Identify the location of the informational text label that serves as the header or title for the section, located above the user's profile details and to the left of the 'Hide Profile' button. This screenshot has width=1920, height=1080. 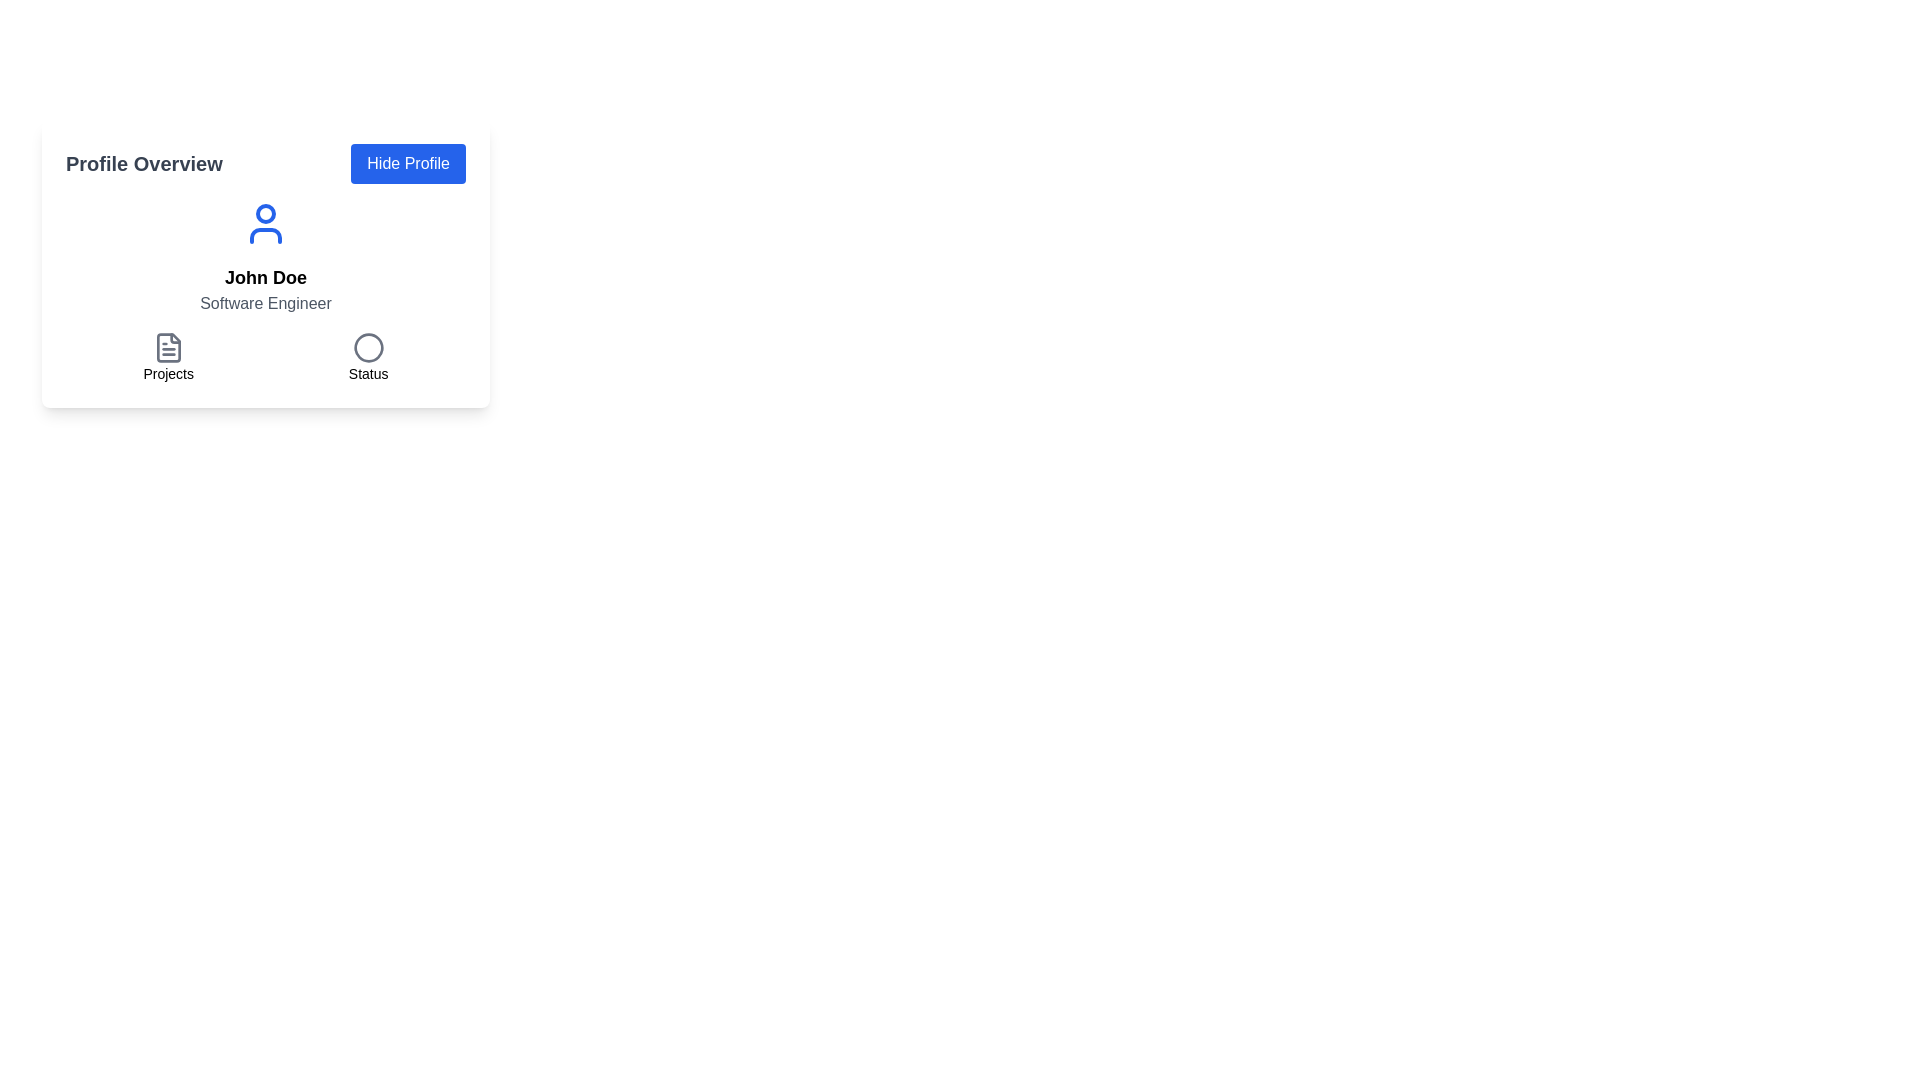
(143, 163).